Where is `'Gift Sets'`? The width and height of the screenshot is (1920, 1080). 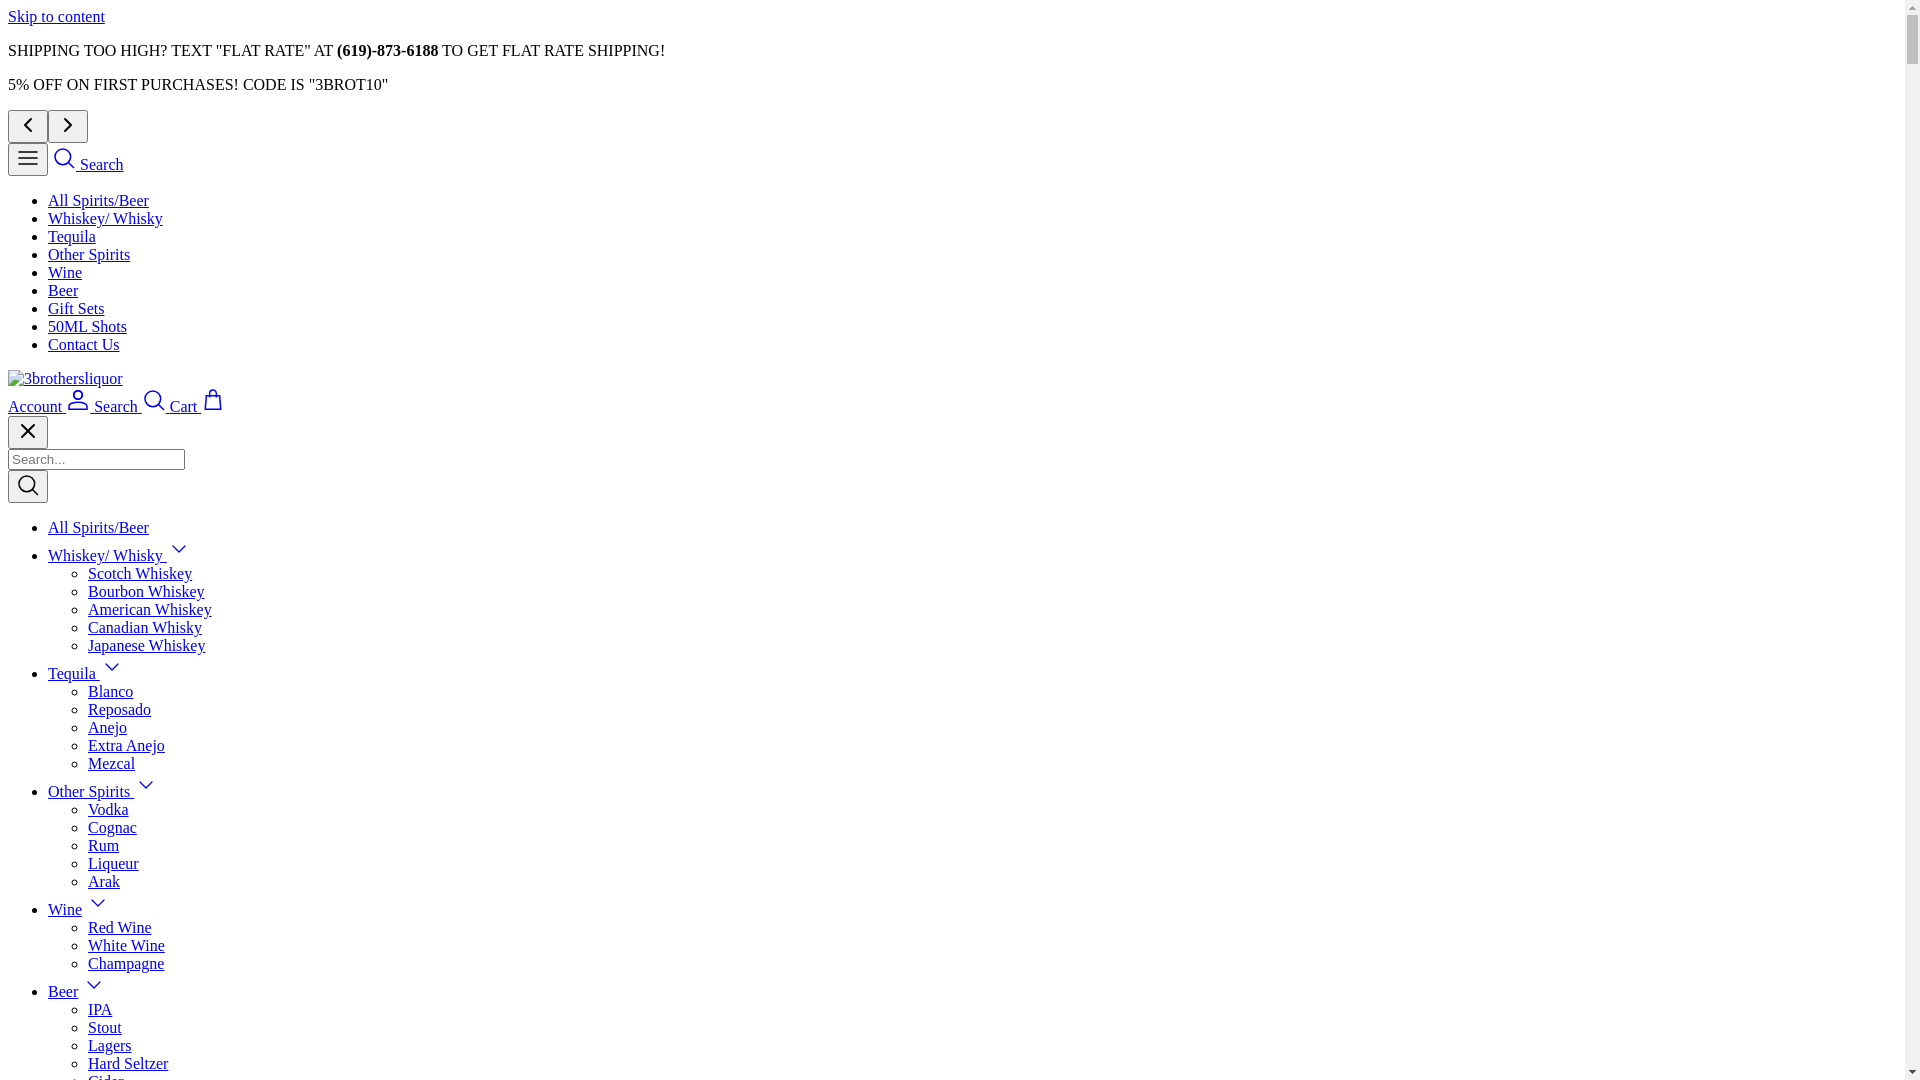
'Gift Sets' is located at coordinates (76, 308).